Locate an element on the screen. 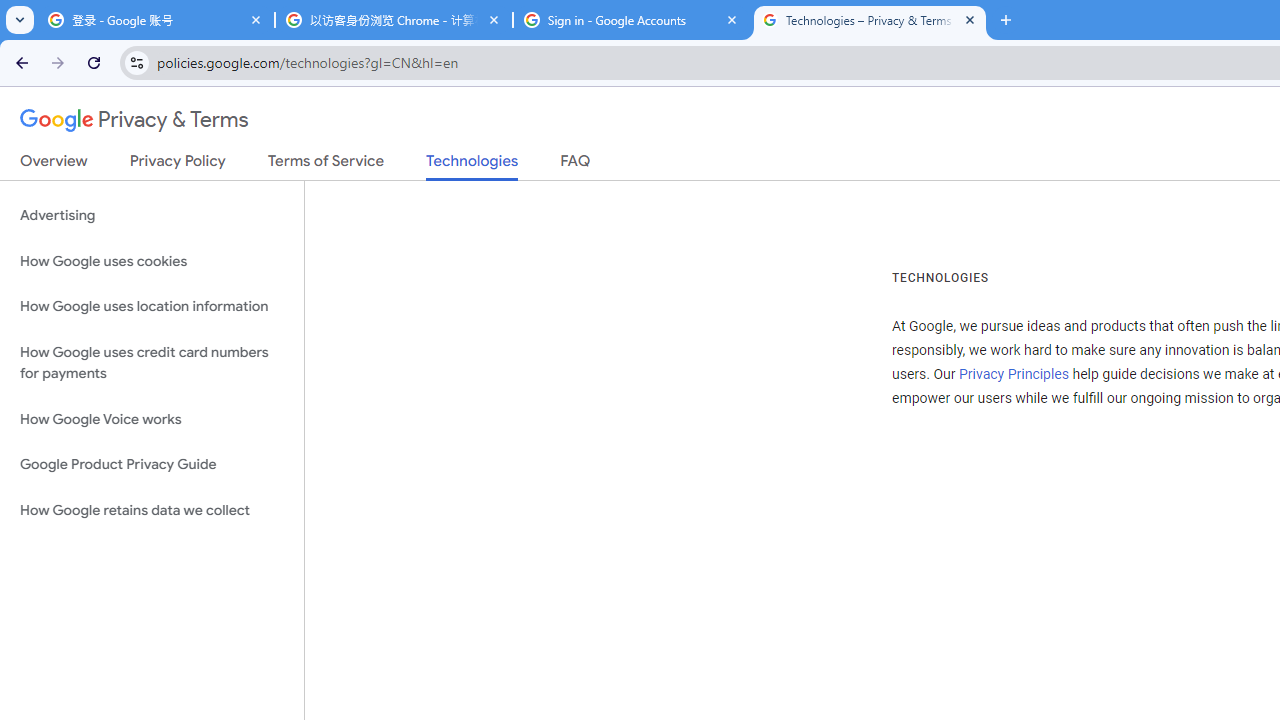 The image size is (1280, 720). 'Advertising' is located at coordinates (151, 216).